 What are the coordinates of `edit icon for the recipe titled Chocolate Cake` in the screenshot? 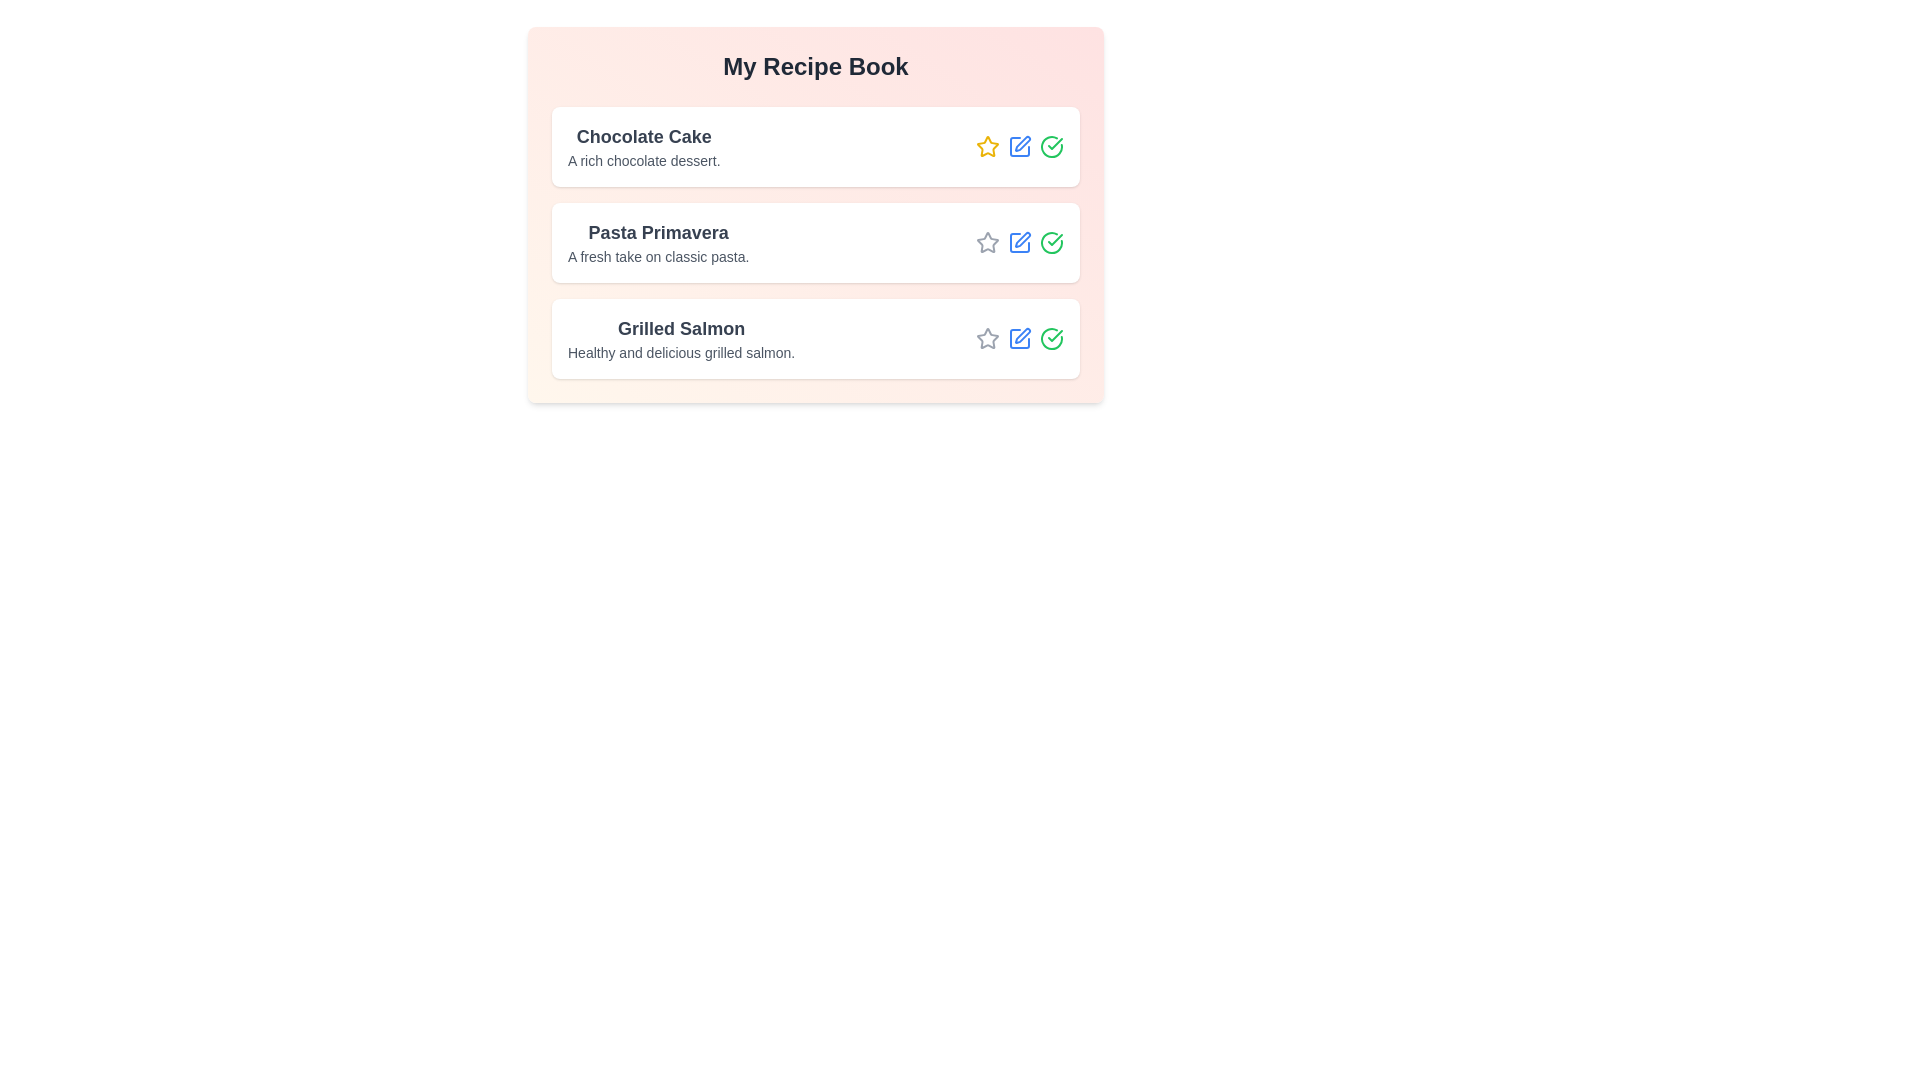 It's located at (1019, 145).